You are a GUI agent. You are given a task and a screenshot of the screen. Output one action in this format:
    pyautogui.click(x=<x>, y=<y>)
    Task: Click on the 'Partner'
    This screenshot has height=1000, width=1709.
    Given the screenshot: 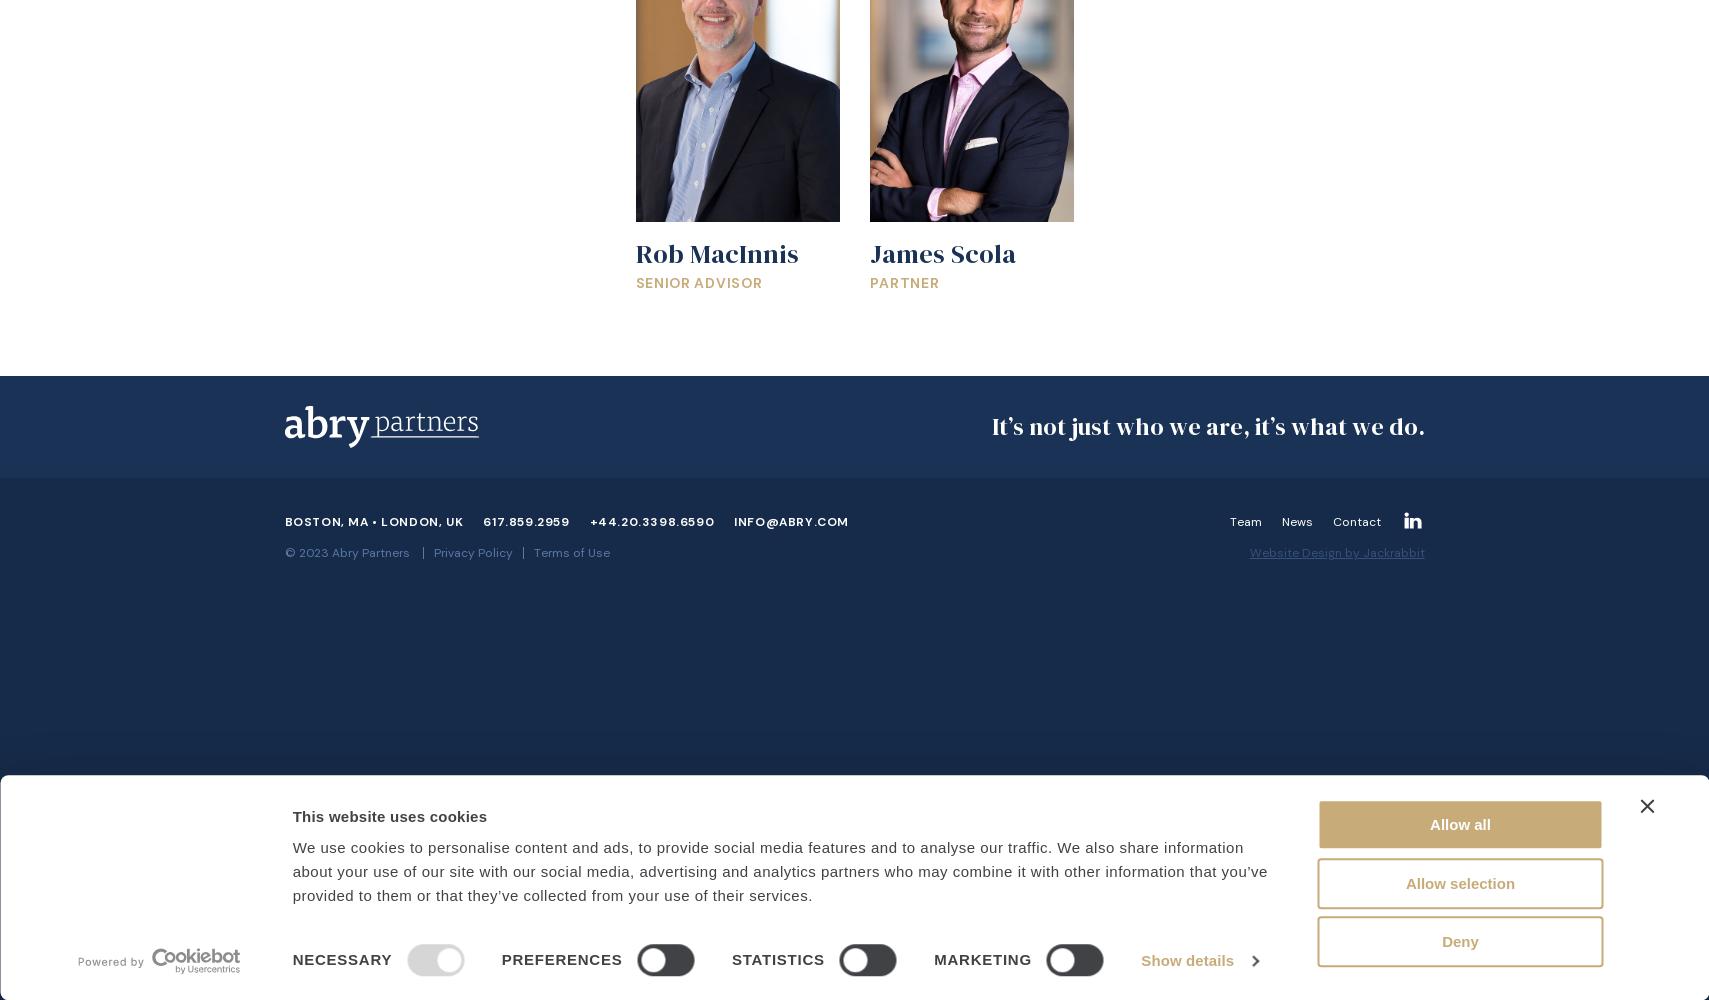 What is the action you would take?
    pyautogui.click(x=904, y=282)
    